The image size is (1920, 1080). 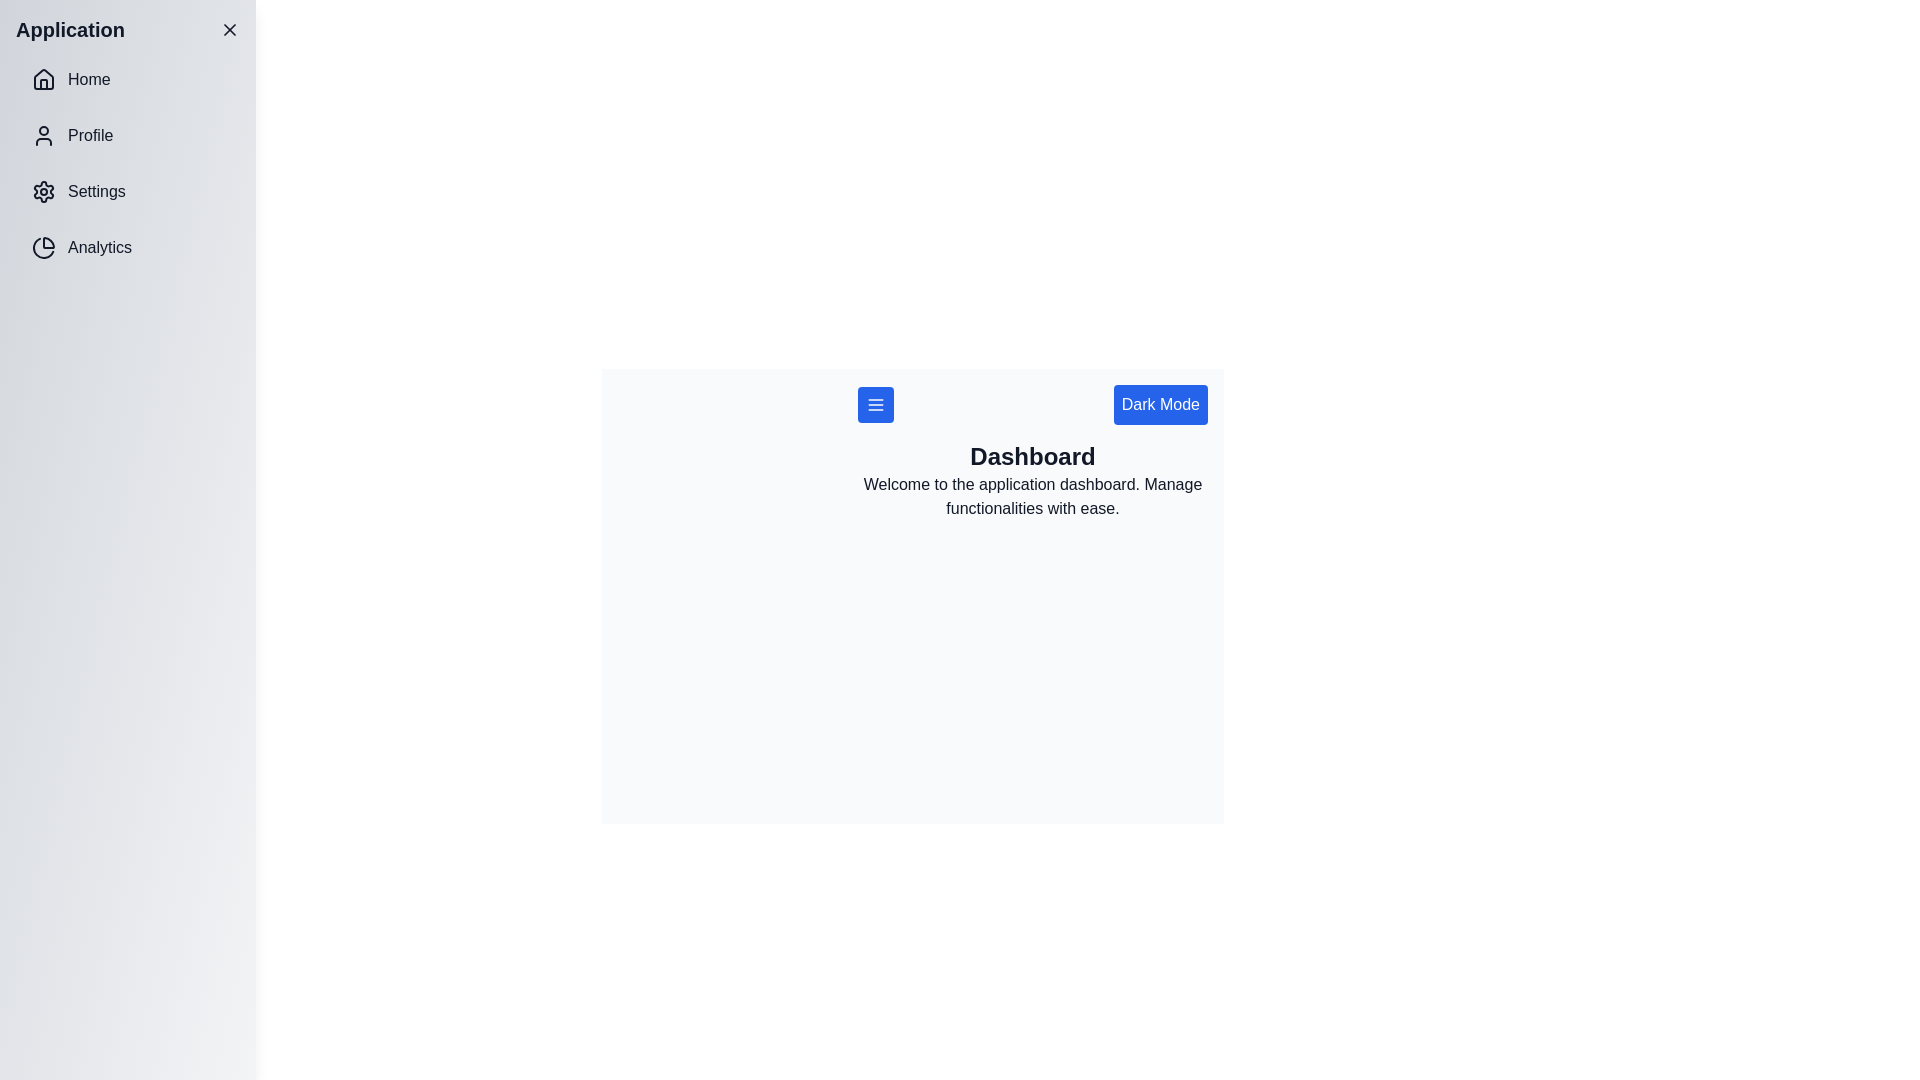 What do you see at coordinates (1032, 496) in the screenshot?
I see `the text label that displays 'Welcome to the application dashboard. Manage functionalities with ease.' which is centered below the 'Dashboard' header` at bounding box center [1032, 496].